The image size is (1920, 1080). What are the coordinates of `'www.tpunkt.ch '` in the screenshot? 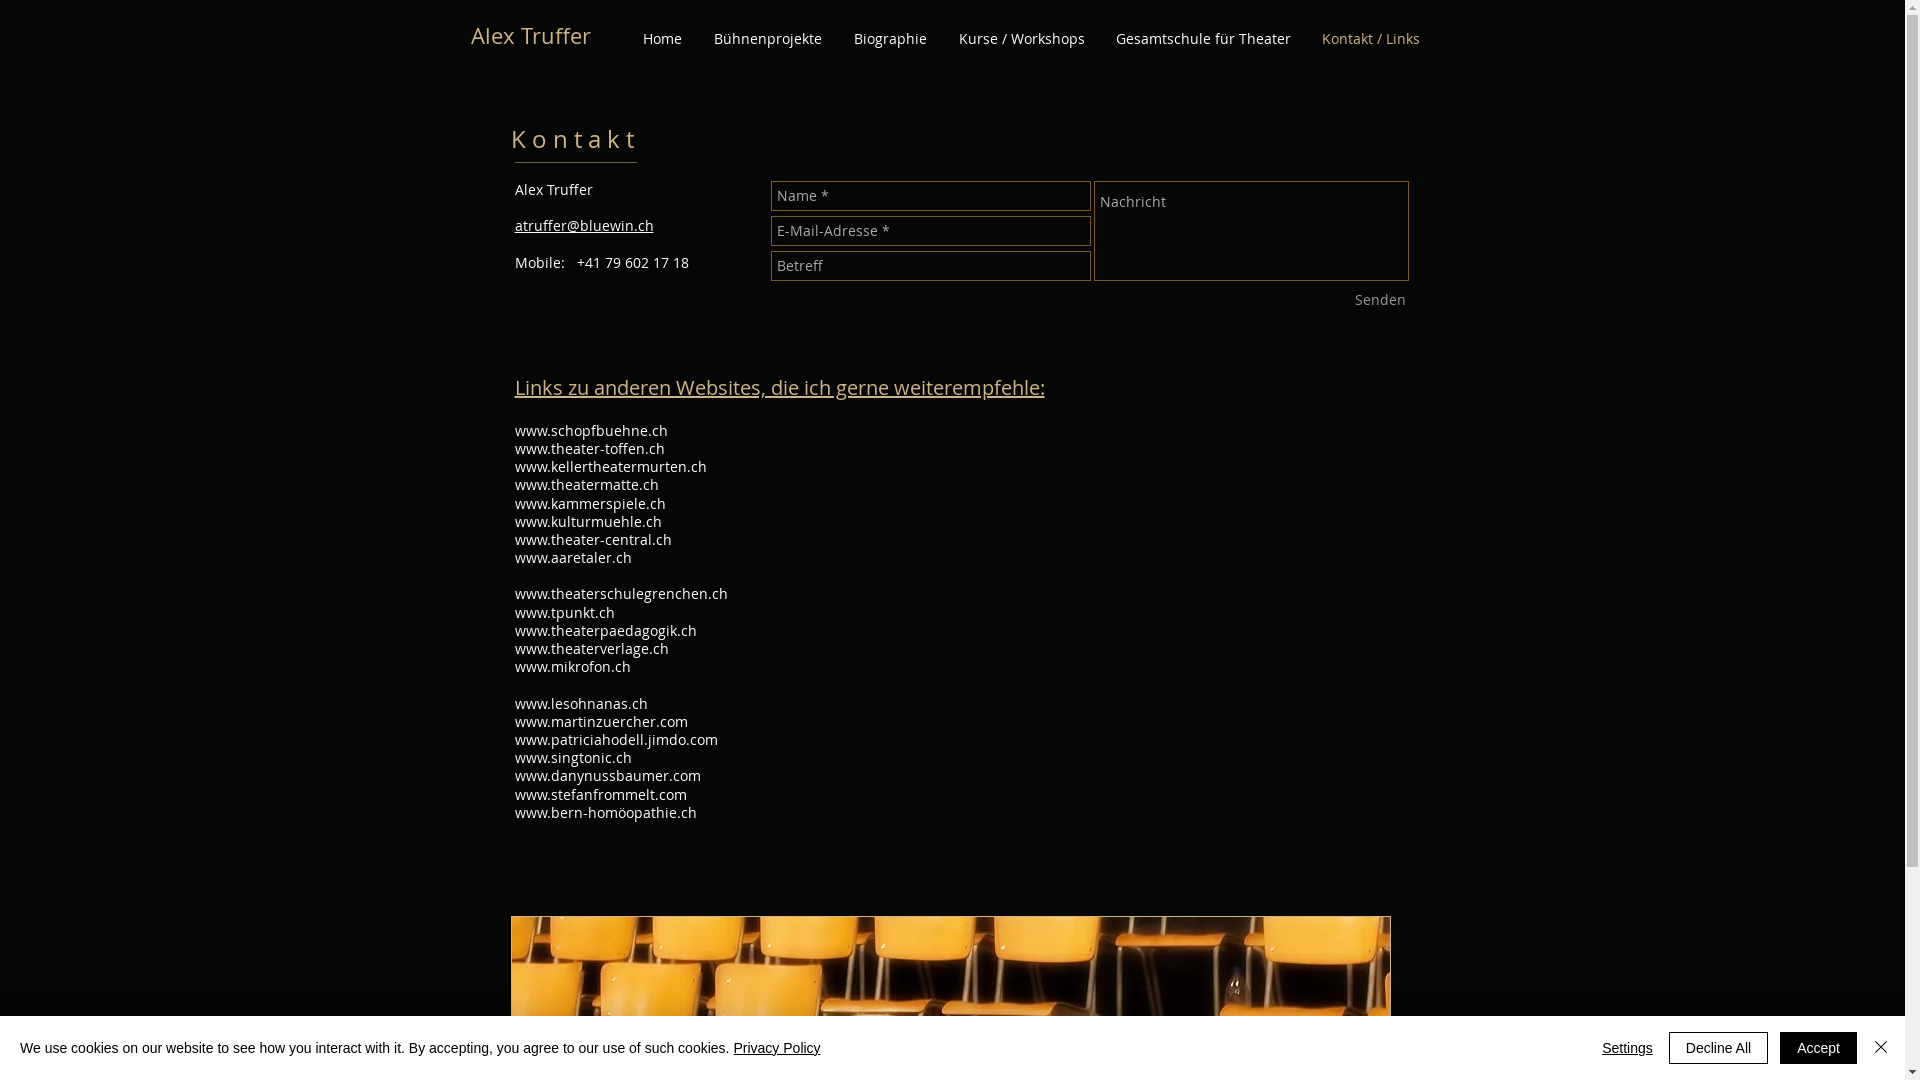 It's located at (565, 611).